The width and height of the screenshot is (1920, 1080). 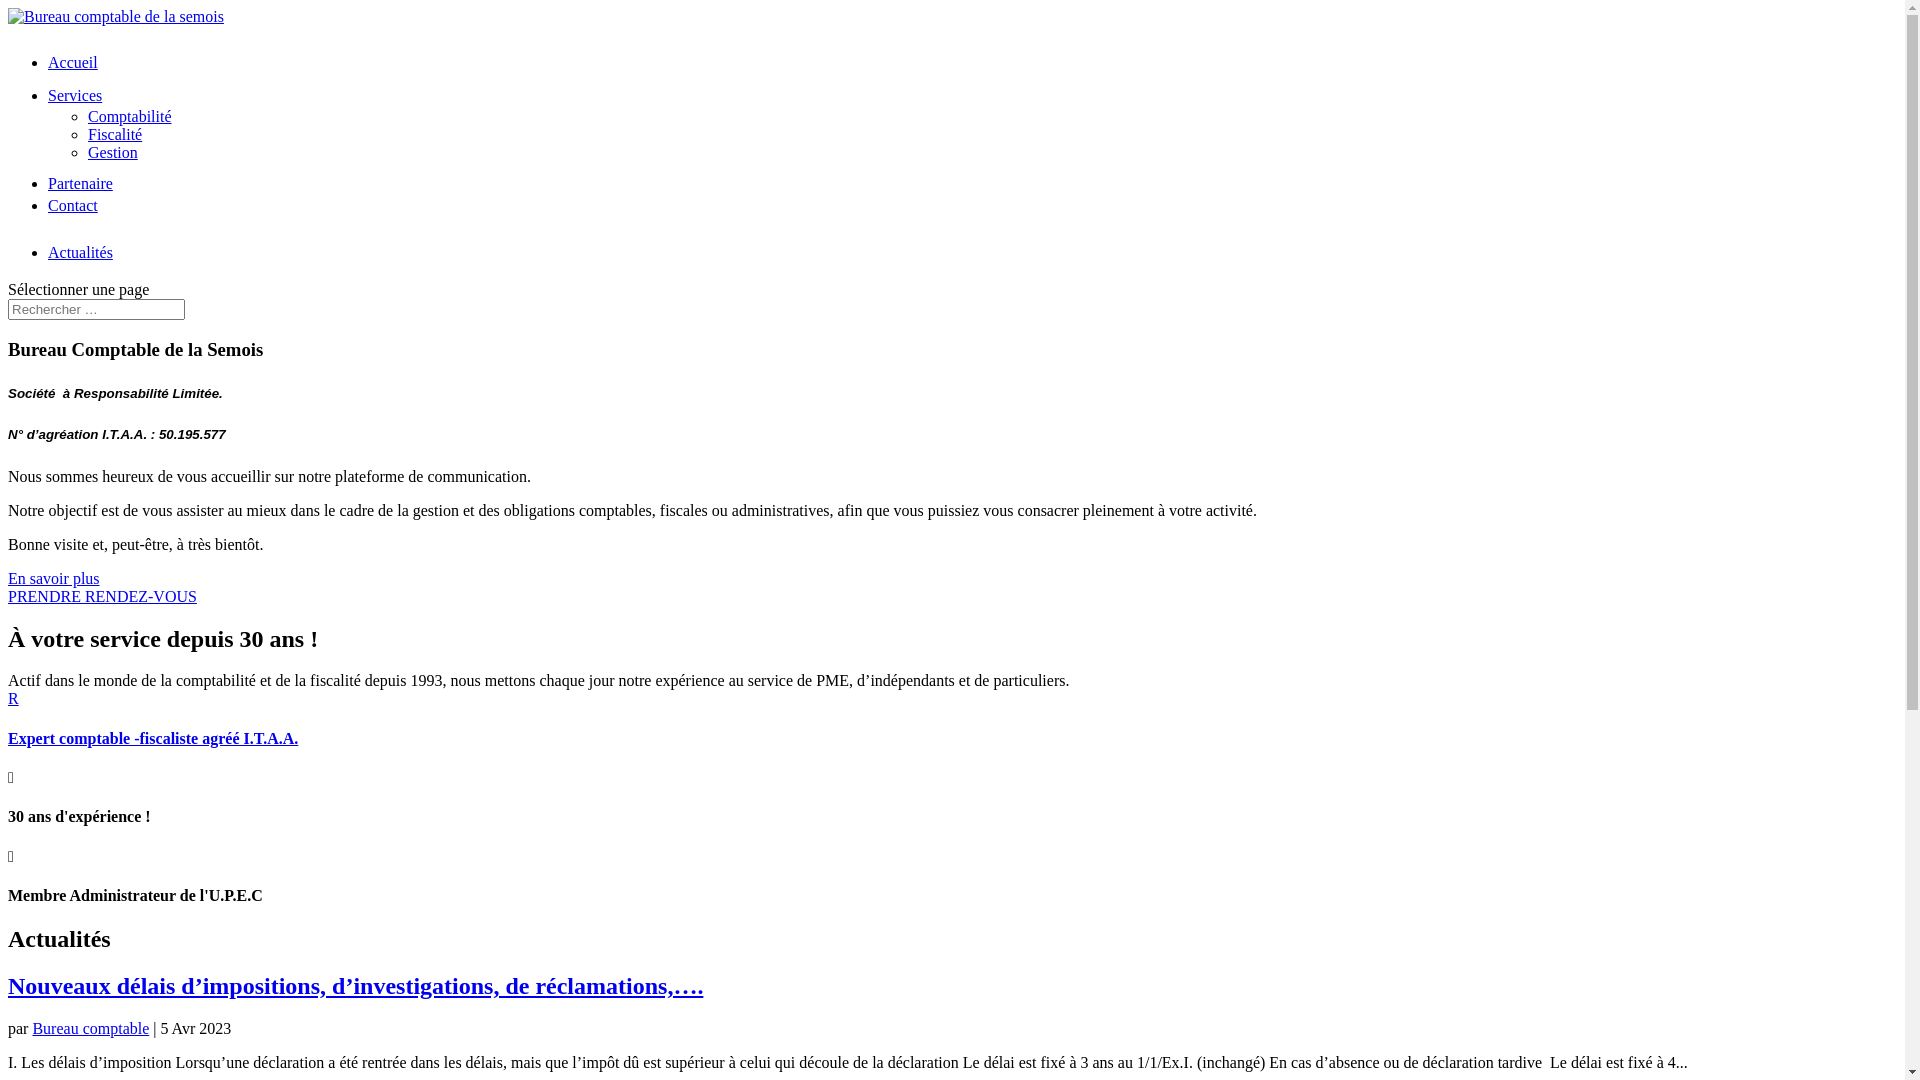 I want to click on 'Partenaire', so click(x=48, y=183).